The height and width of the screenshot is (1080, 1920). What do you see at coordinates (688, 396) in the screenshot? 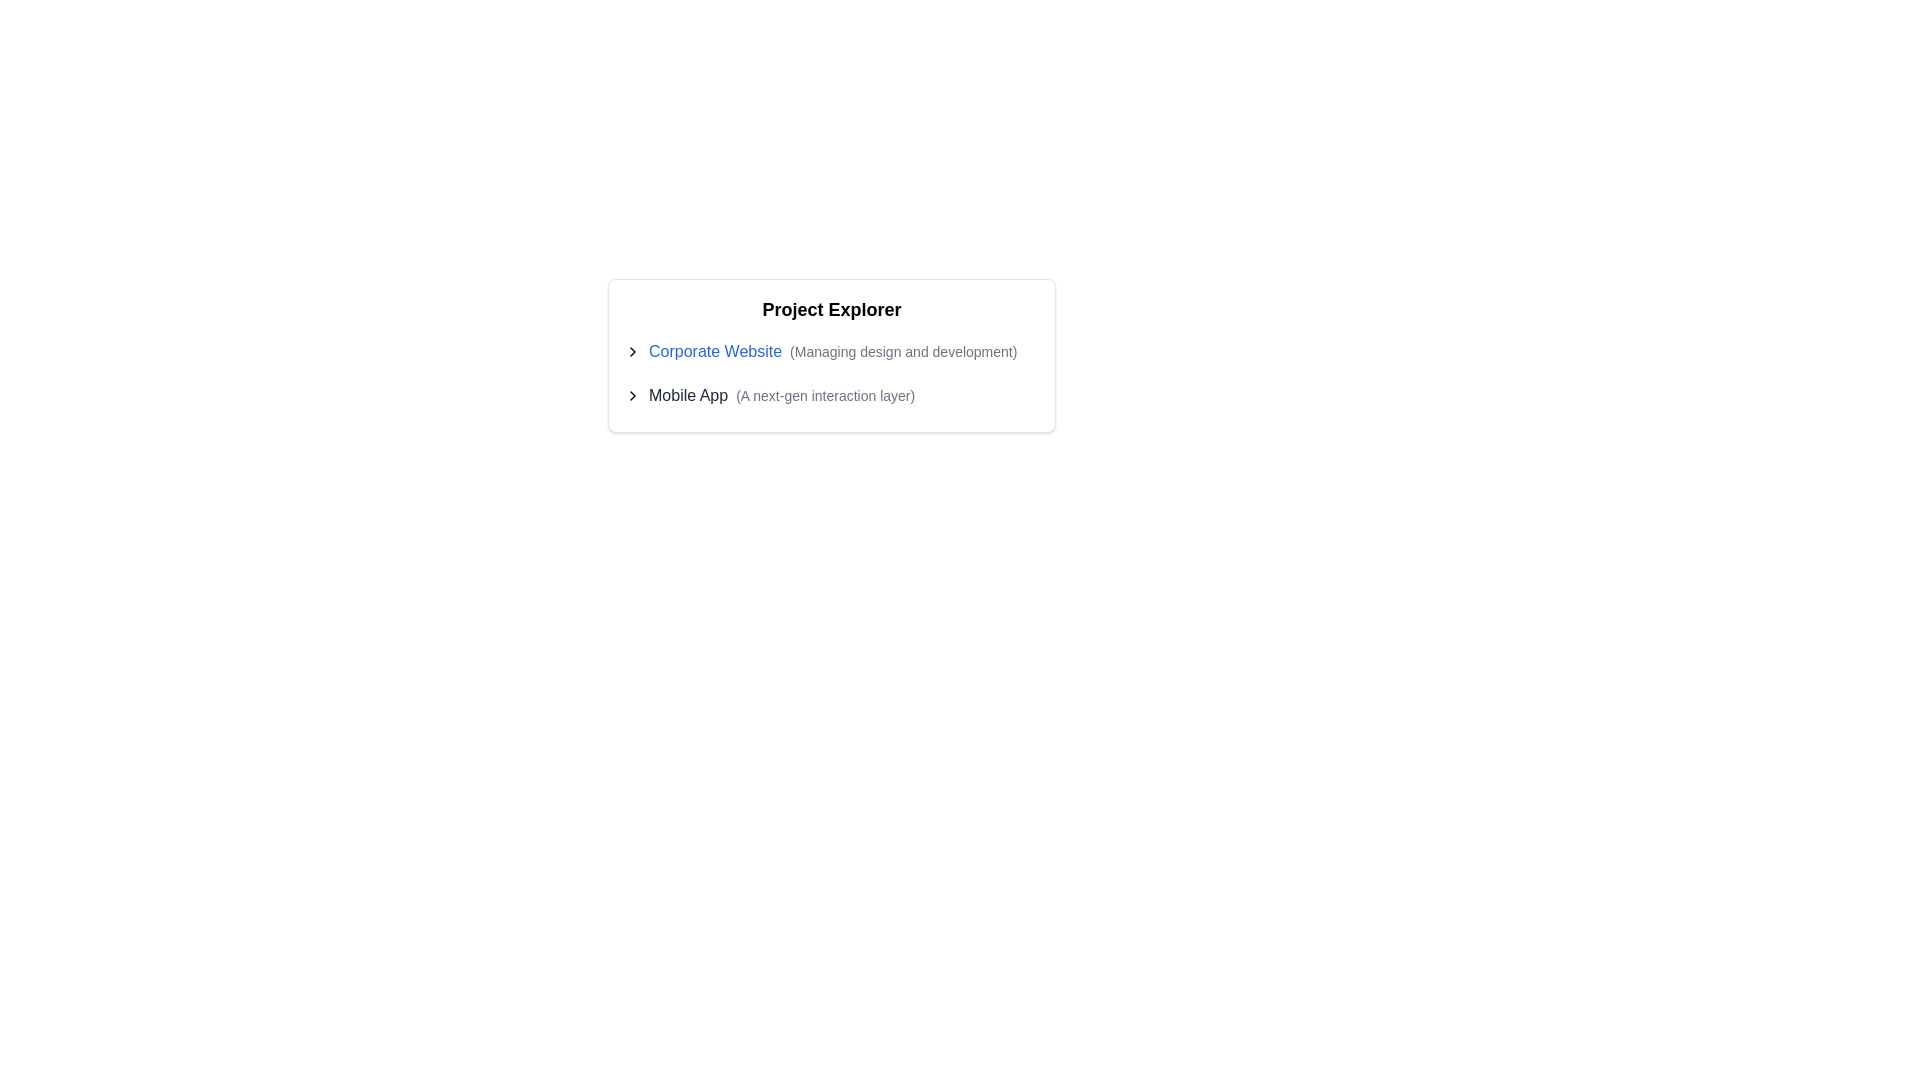
I see `the project associated with the text label` at bounding box center [688, 396].